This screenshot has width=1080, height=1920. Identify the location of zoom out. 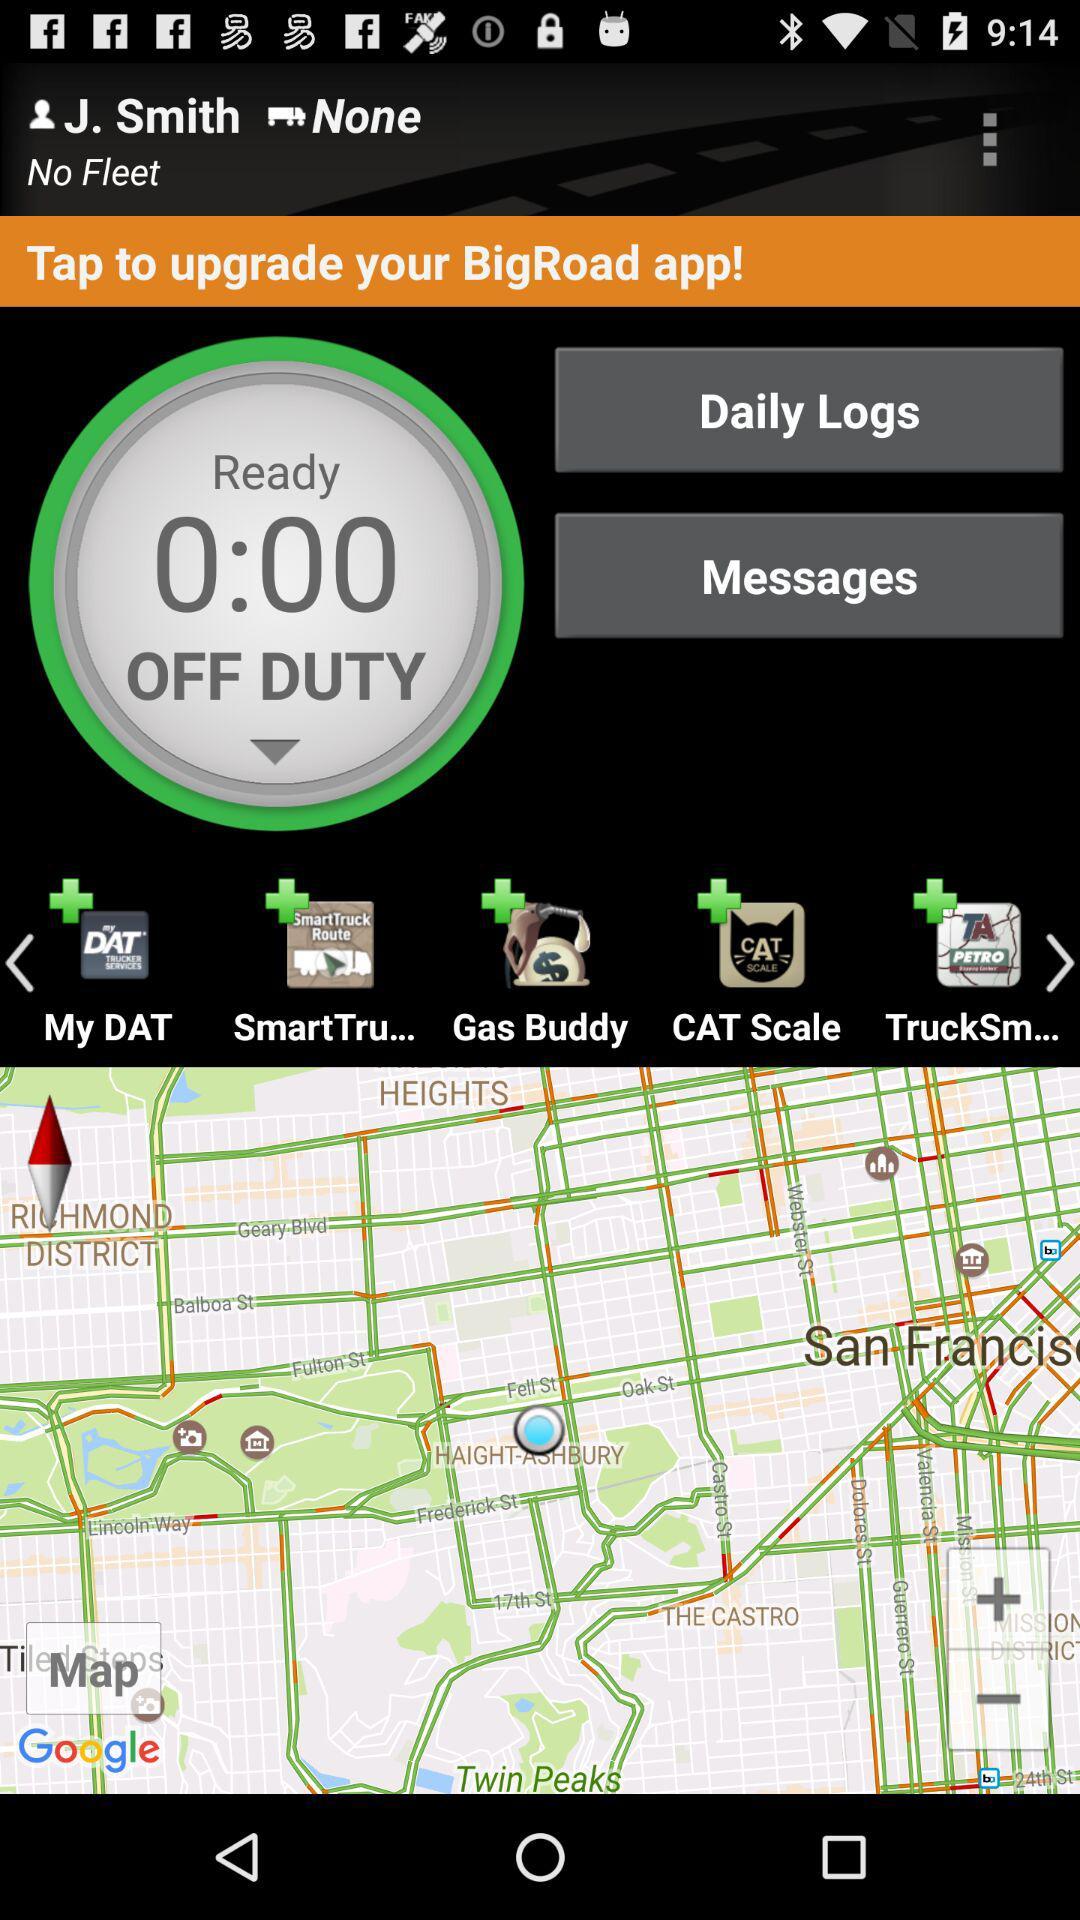
(998, 1700).